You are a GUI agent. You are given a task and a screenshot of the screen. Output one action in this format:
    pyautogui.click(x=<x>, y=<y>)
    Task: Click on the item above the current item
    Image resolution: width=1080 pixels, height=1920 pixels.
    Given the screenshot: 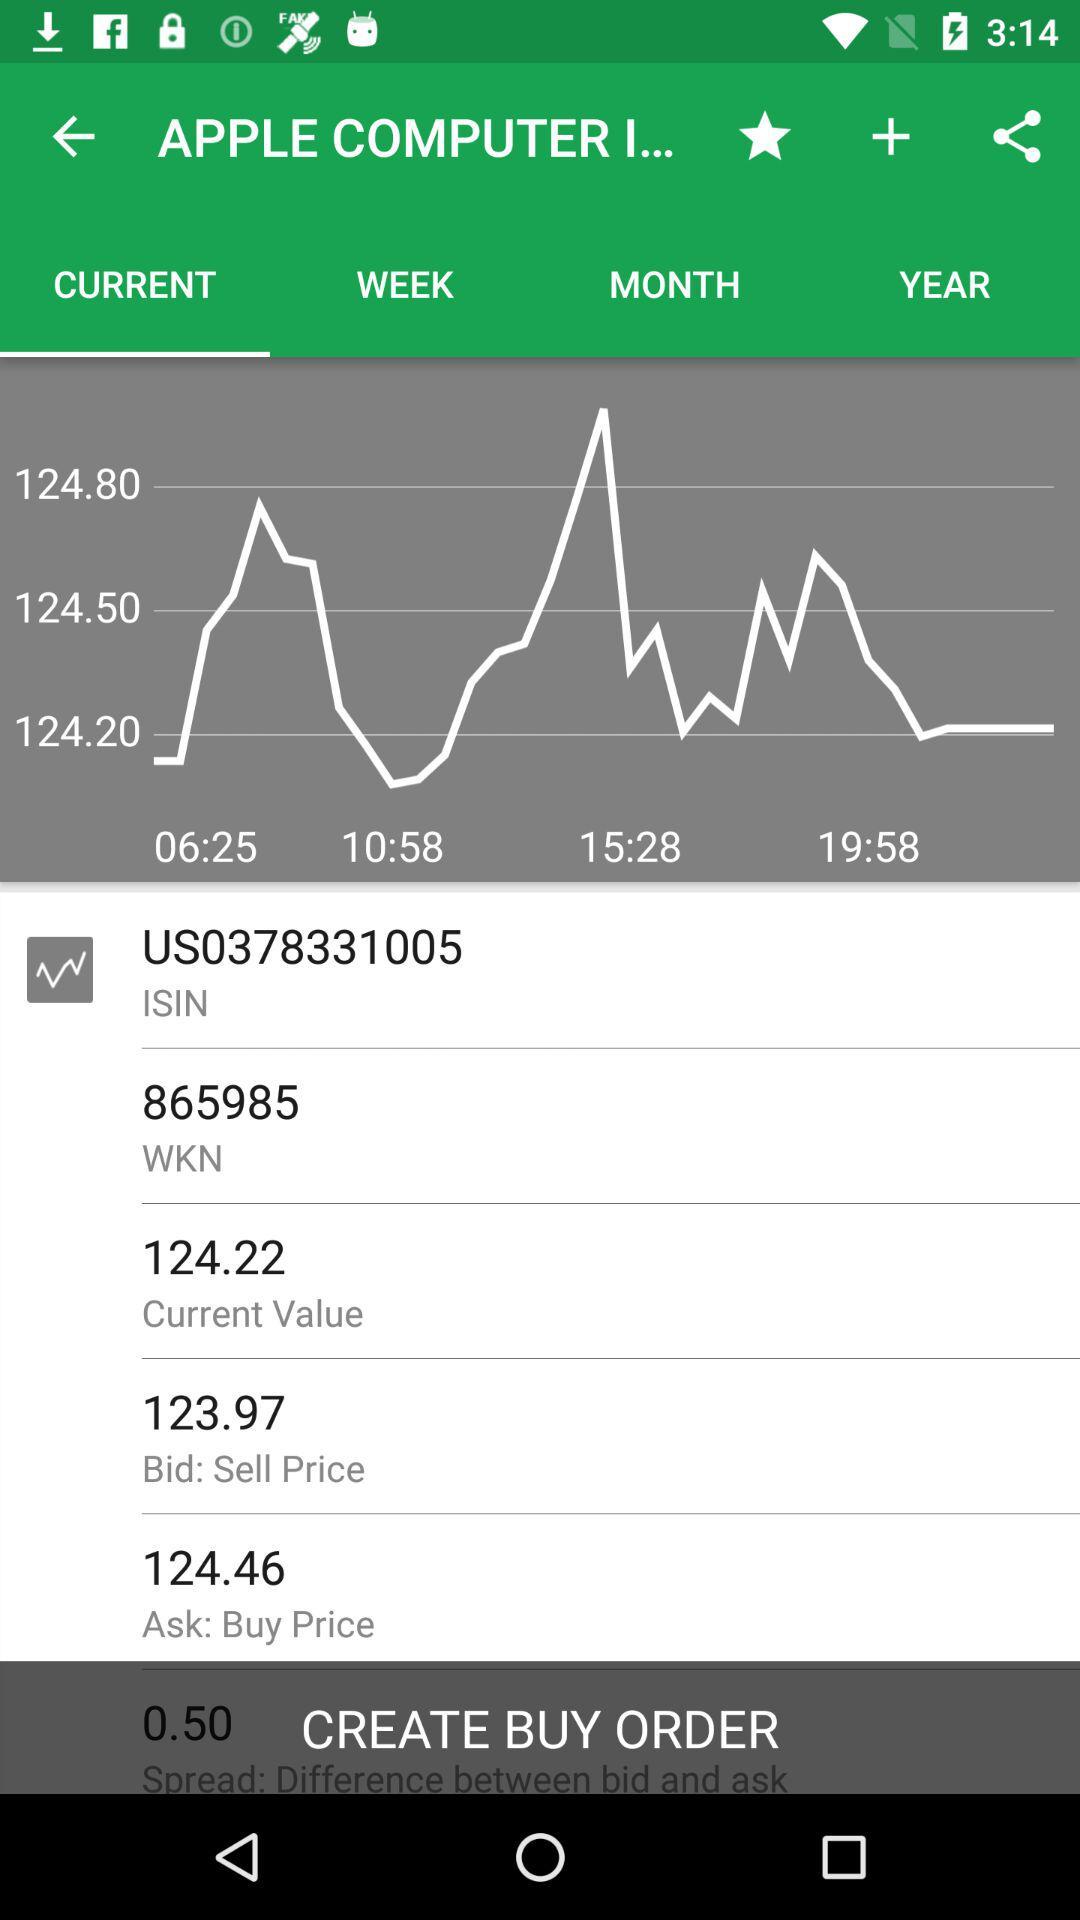 What is the action you would take?
    pyautogui.click(x=72, y=135)
    